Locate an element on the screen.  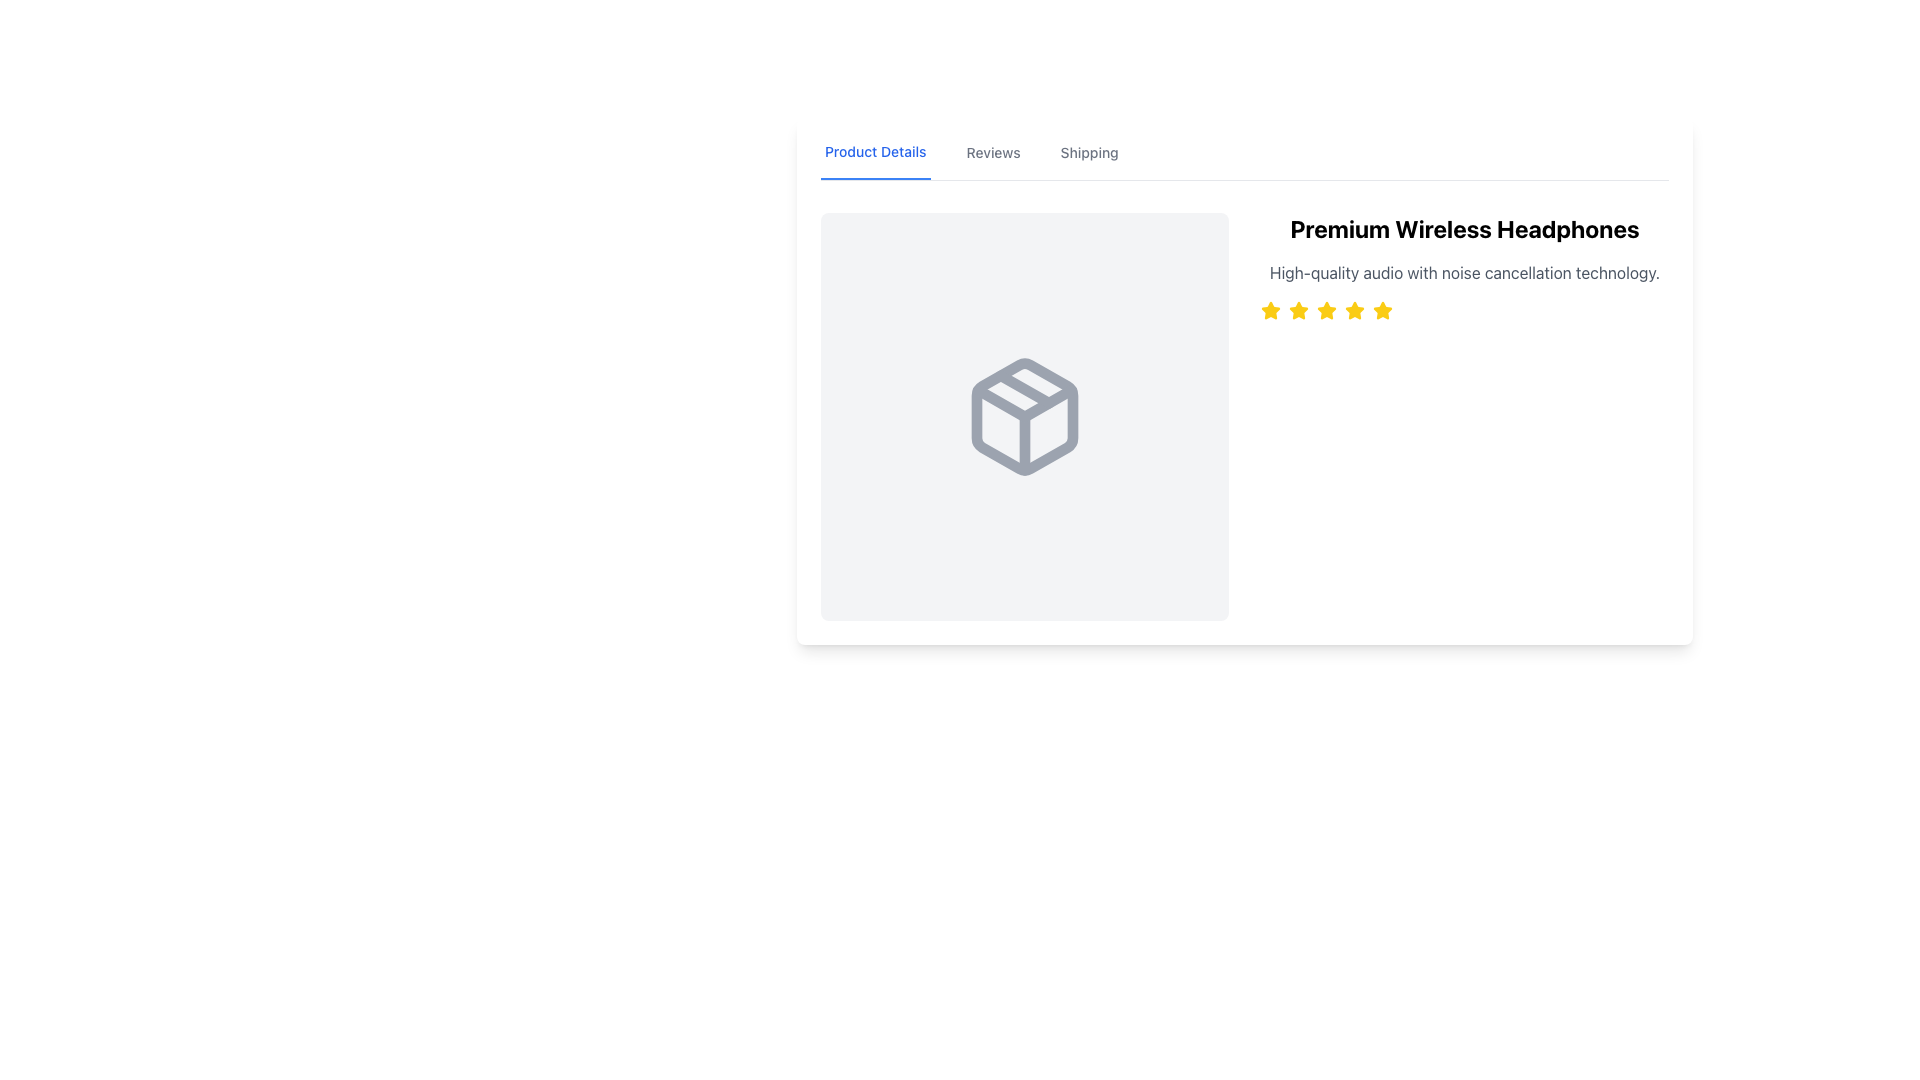
the fourth yellow star icon in the rating system to rate the product 'Premium Wireless Headphones' is located at coordinates (1353, 309).